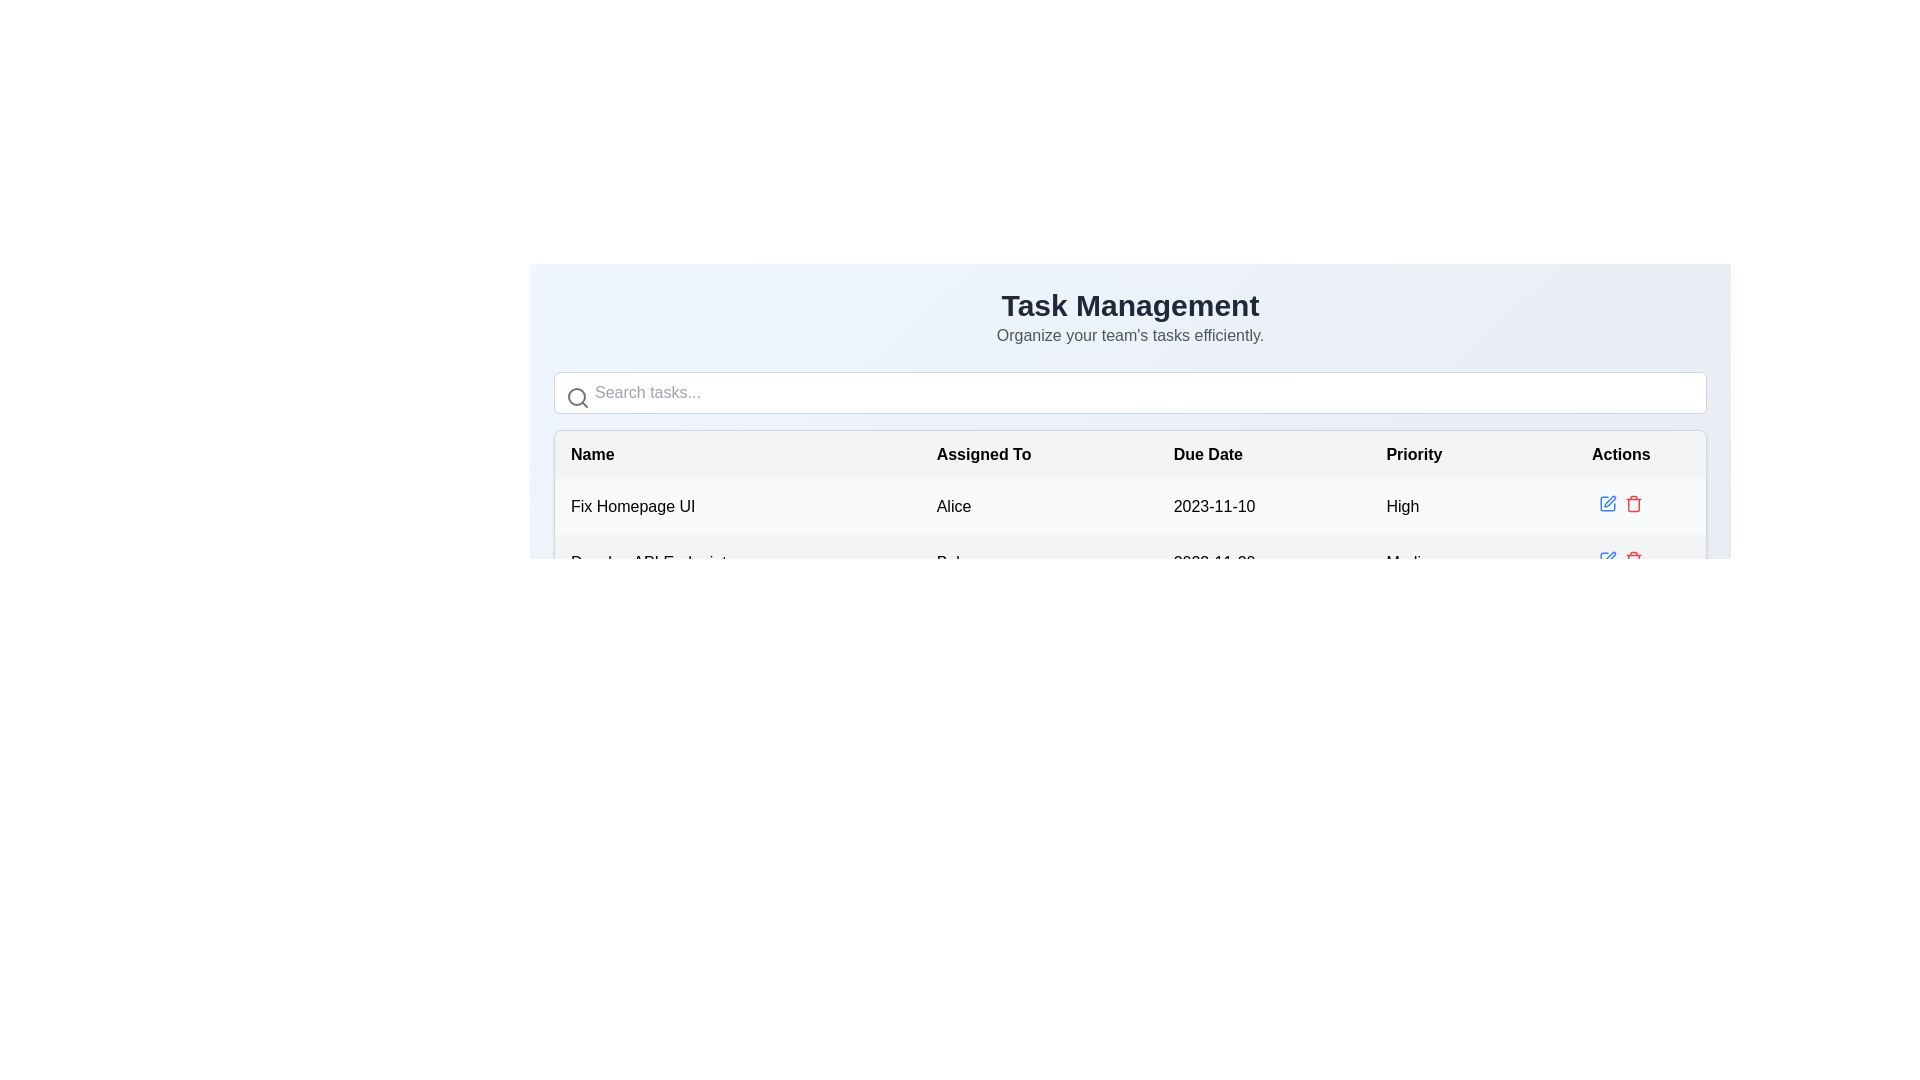 Image resolution: width=1920 pixels, height=1080 pixels. I want to click on the edit action icon located in the Actions column of the second row in the Task Management section, so click(1608, 503).